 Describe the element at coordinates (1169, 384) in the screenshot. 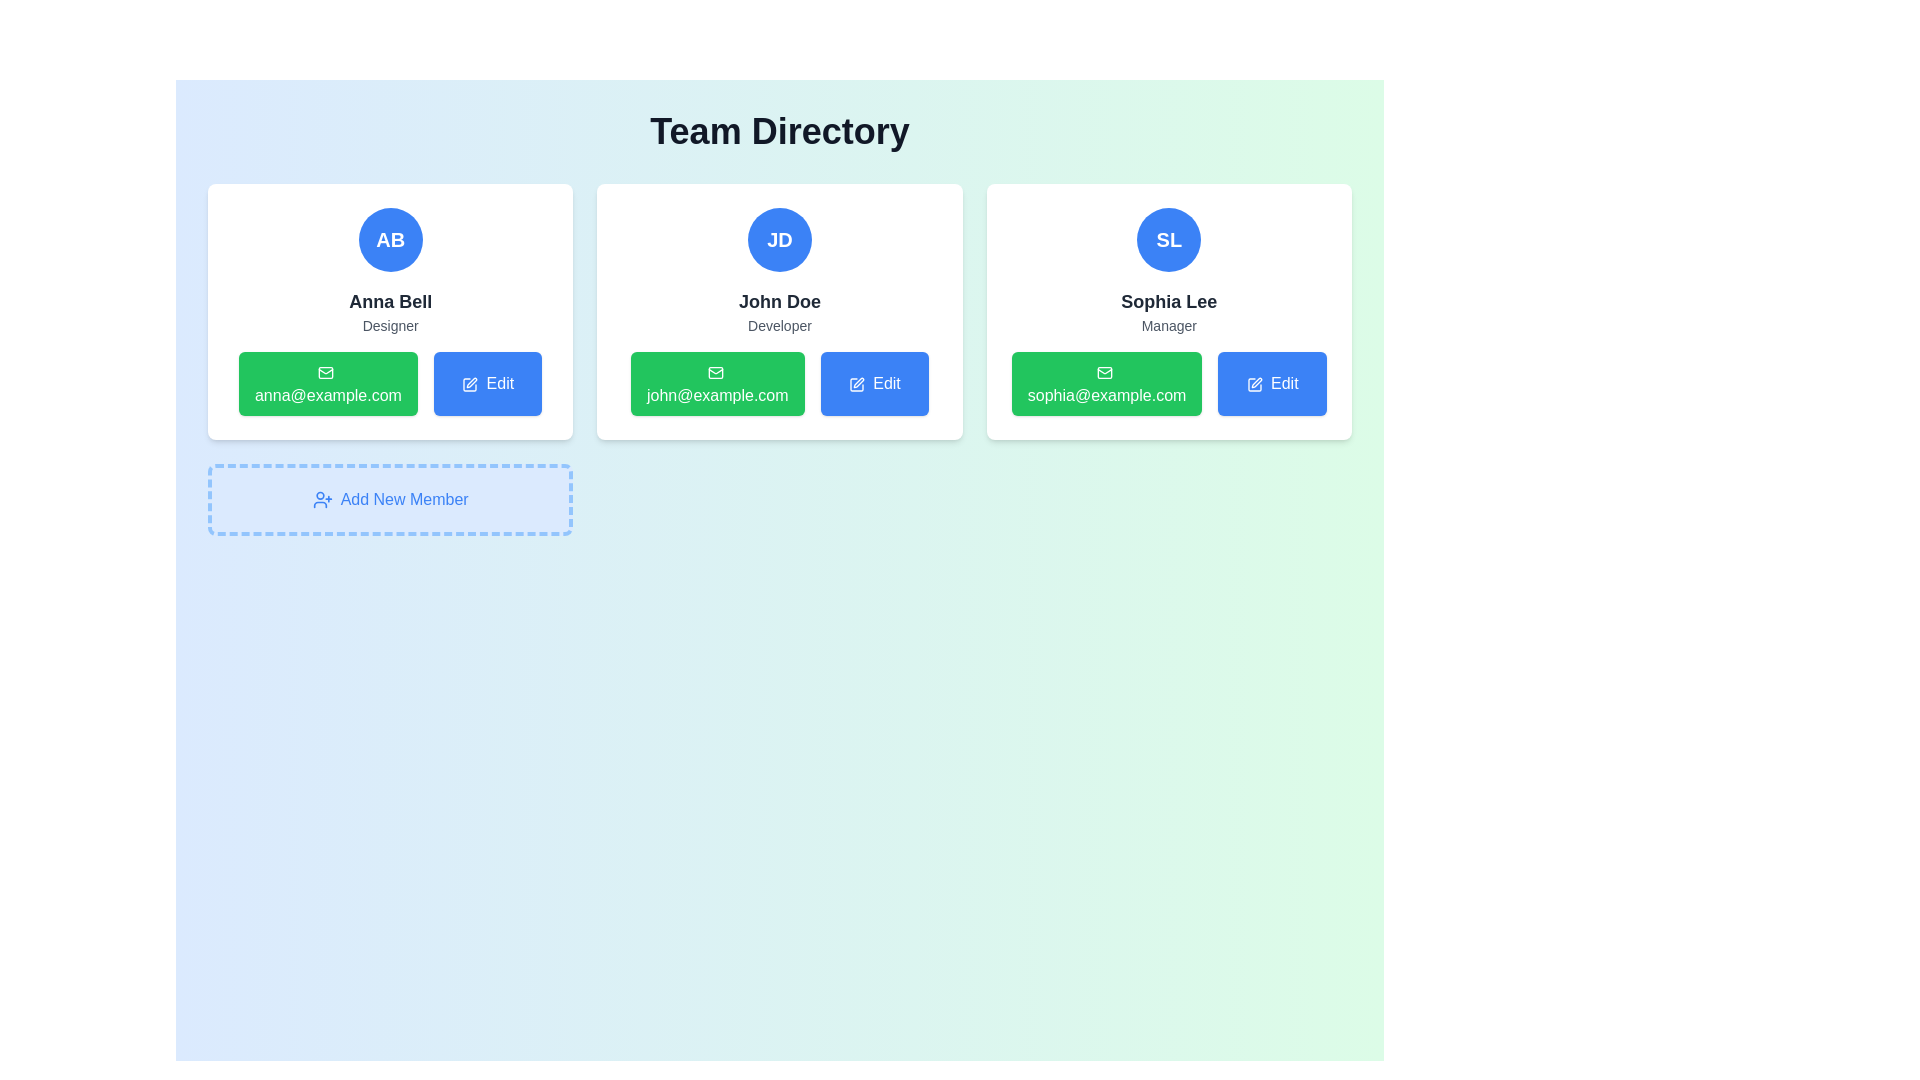

I see `the interactive email button for 'Sophia Lee'` at that location.